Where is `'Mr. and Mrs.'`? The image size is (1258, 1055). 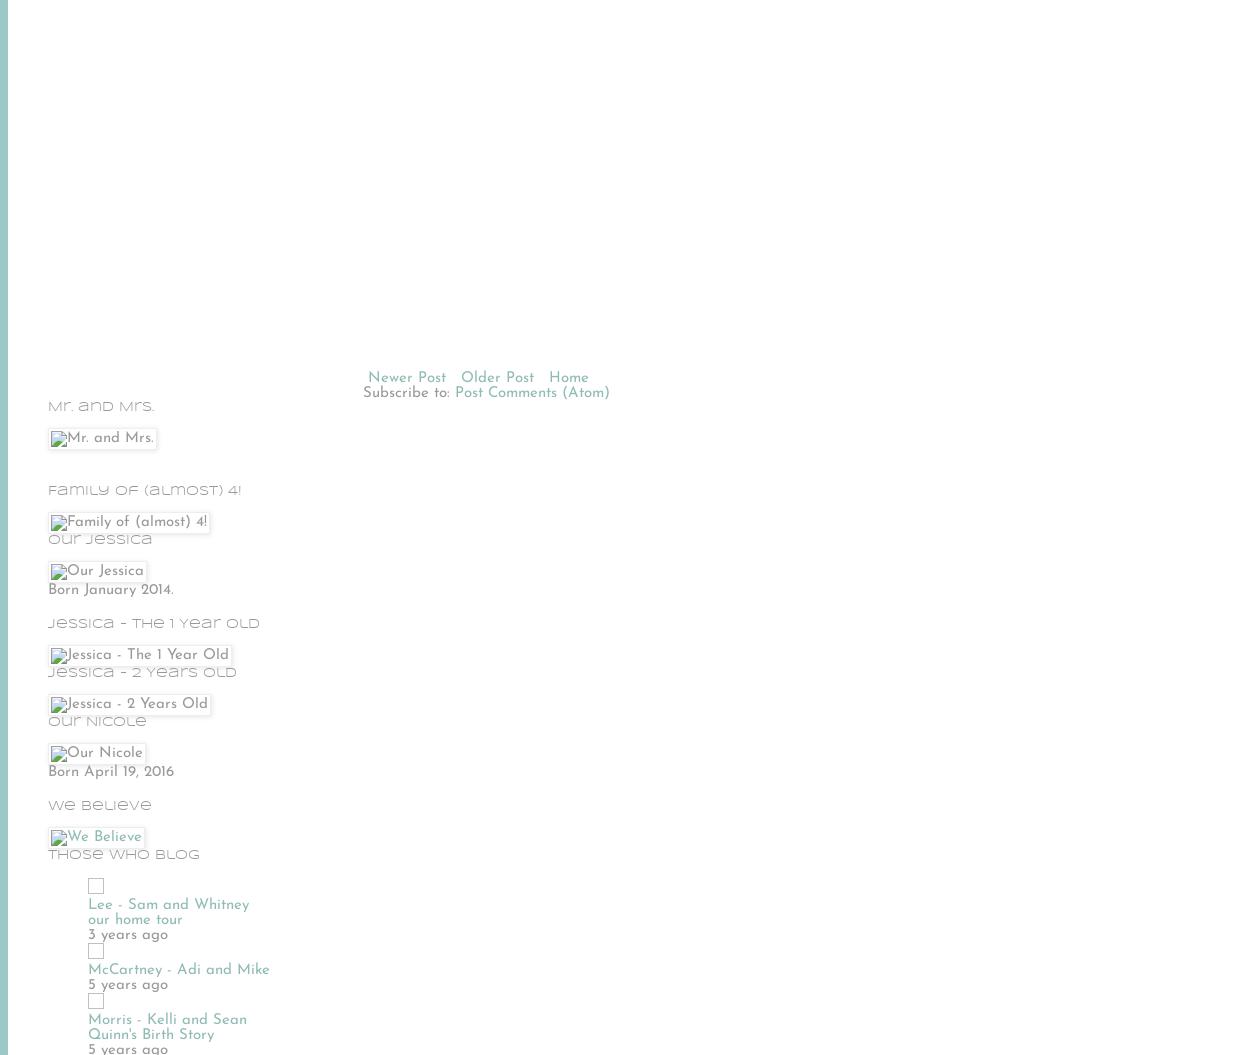
'Mr. and Mrs.' is located at coordinates (101, 406).